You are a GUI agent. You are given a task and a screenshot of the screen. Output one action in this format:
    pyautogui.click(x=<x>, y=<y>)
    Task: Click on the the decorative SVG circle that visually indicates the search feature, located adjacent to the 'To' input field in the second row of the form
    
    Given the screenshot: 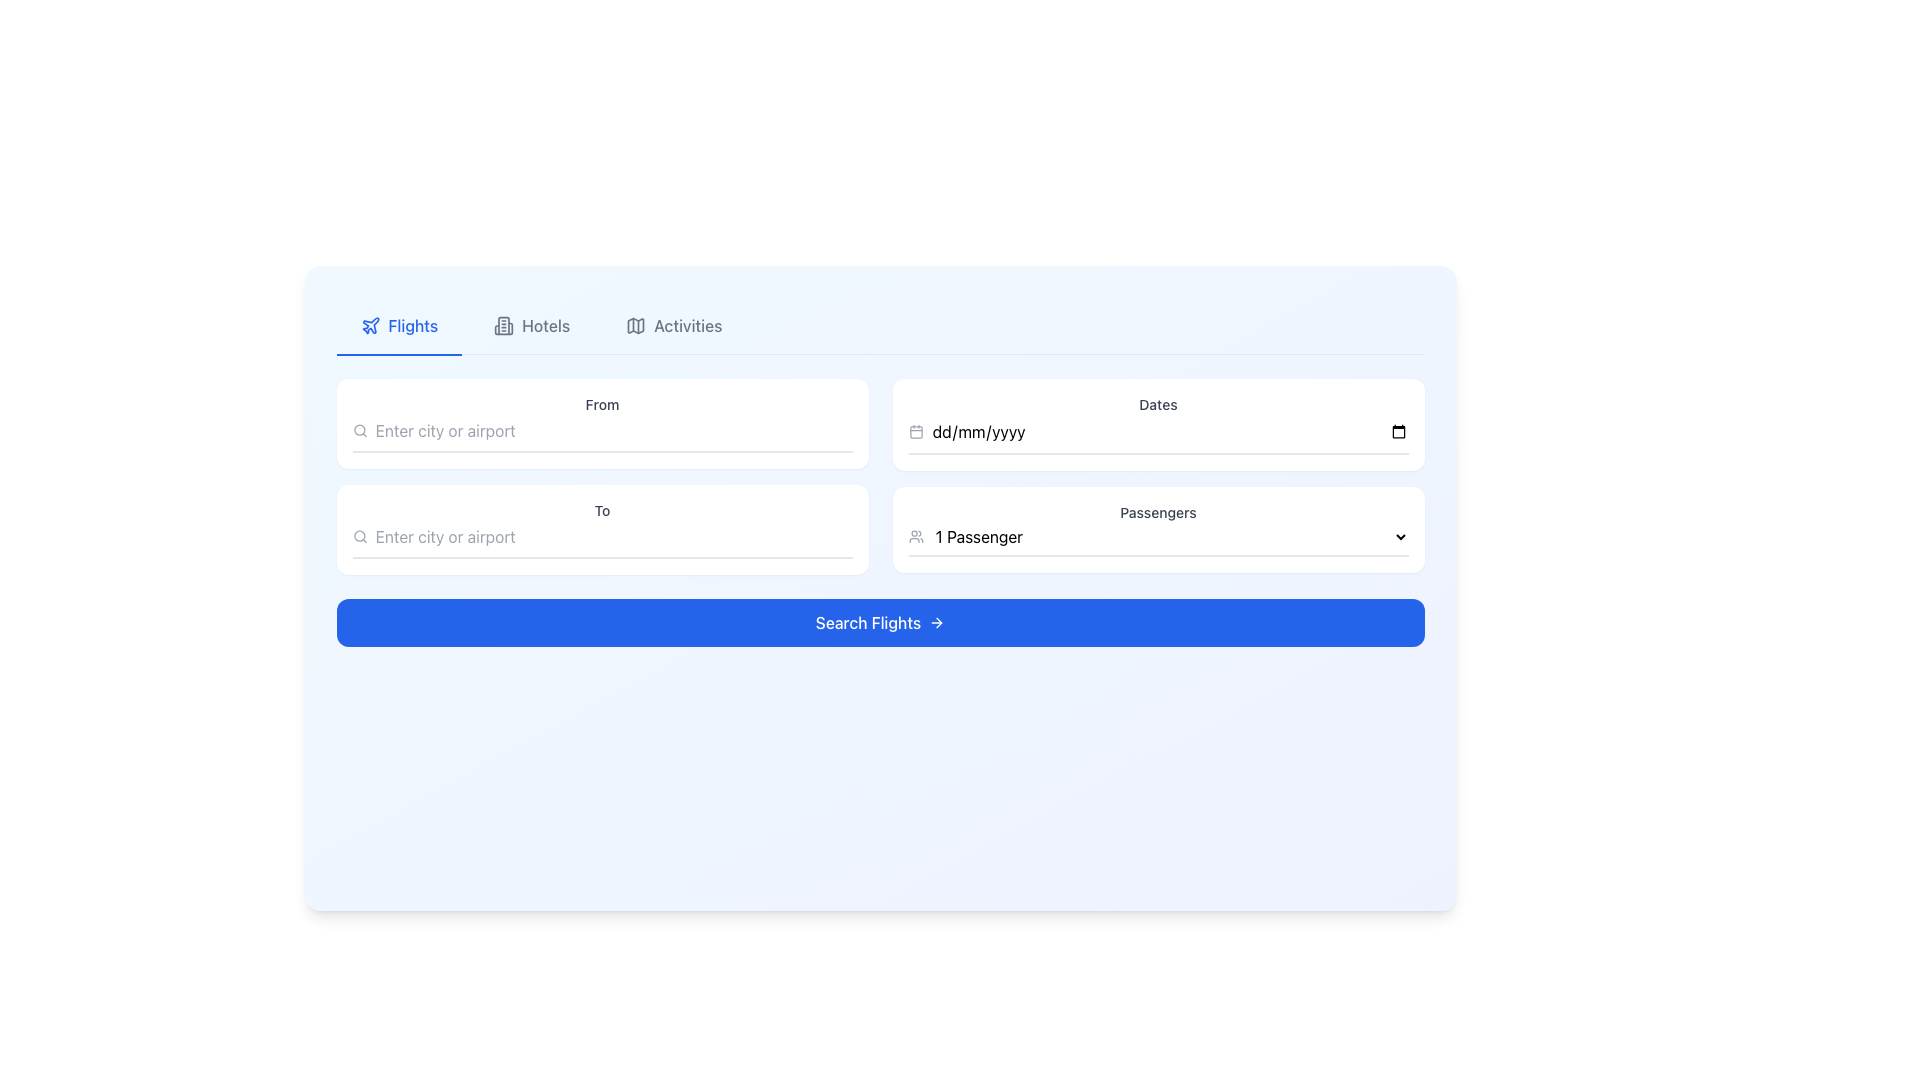 What is the action you would take?
    pyautogui.click(x=359, y=429)
    